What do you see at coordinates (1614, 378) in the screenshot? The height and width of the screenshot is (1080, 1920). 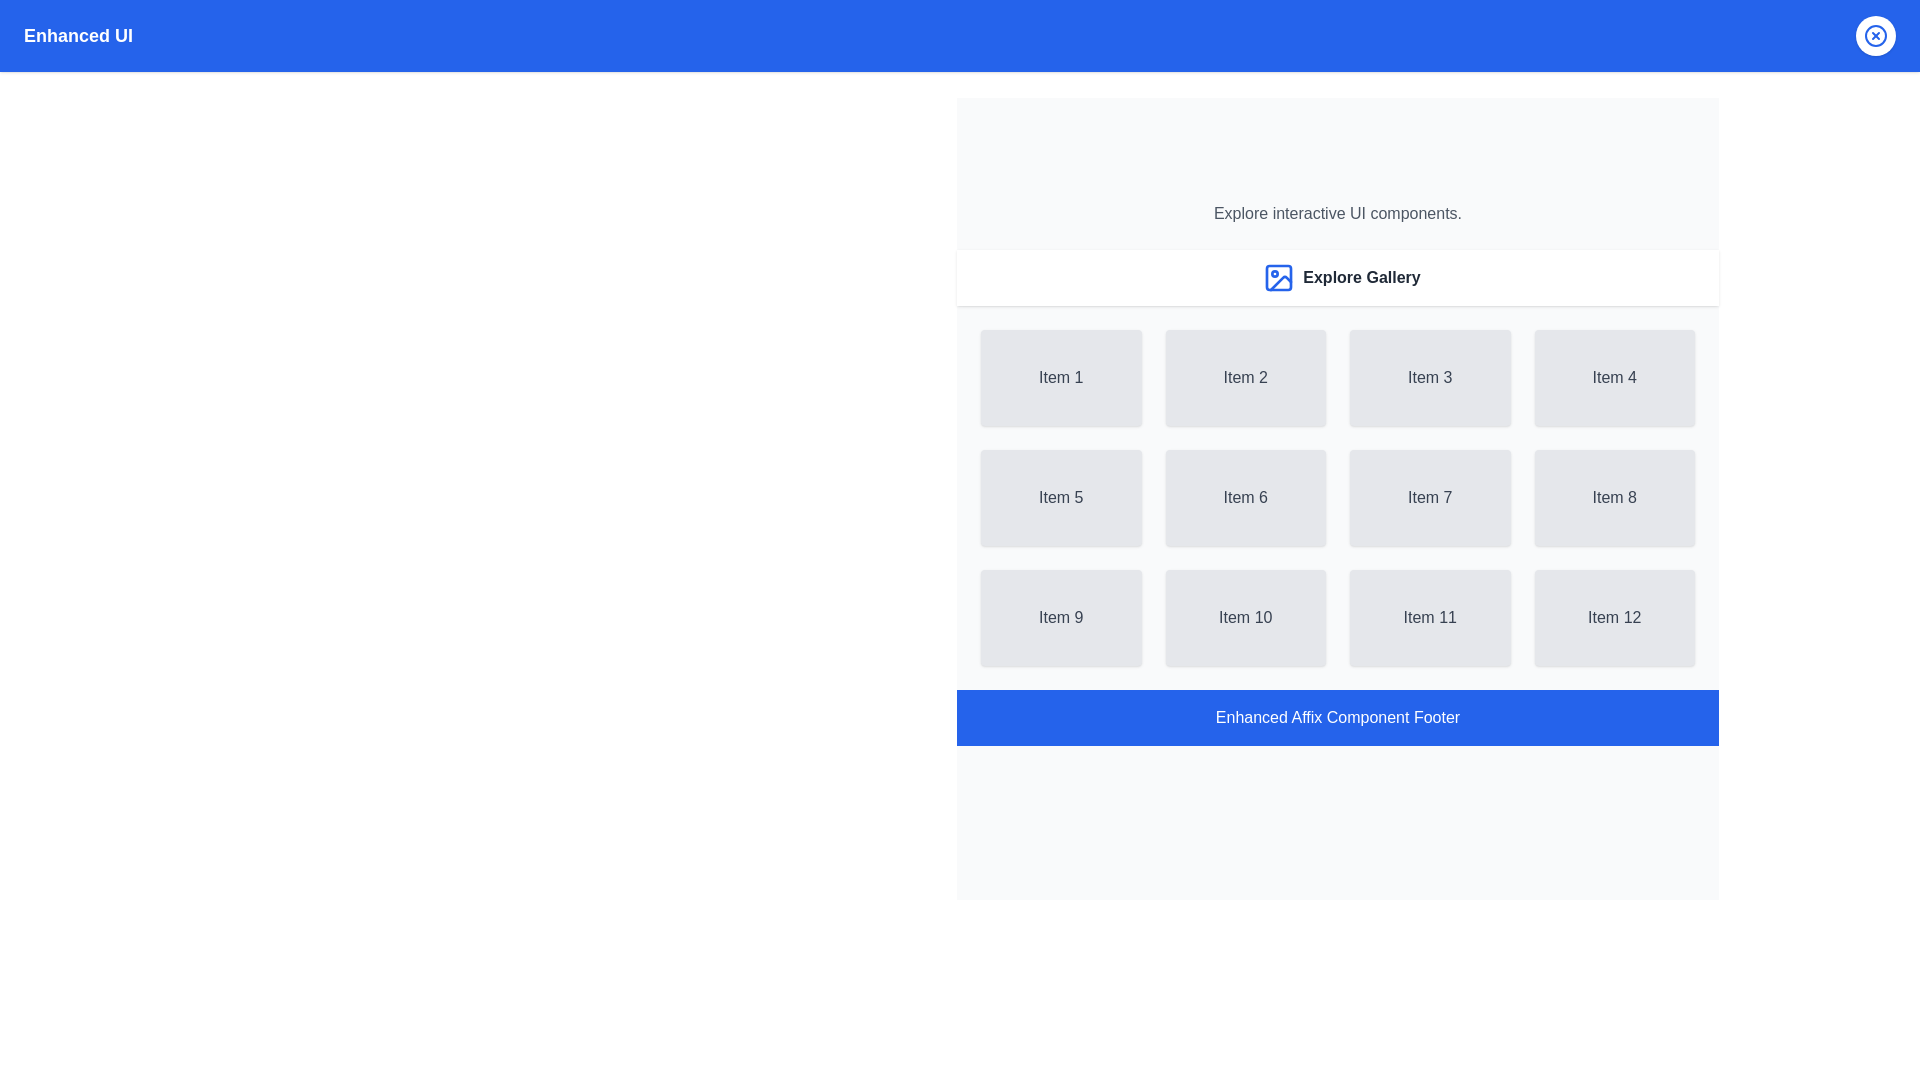 I see `the fourth item in the first row of the grid layout` at bounding box center [1614, 378].